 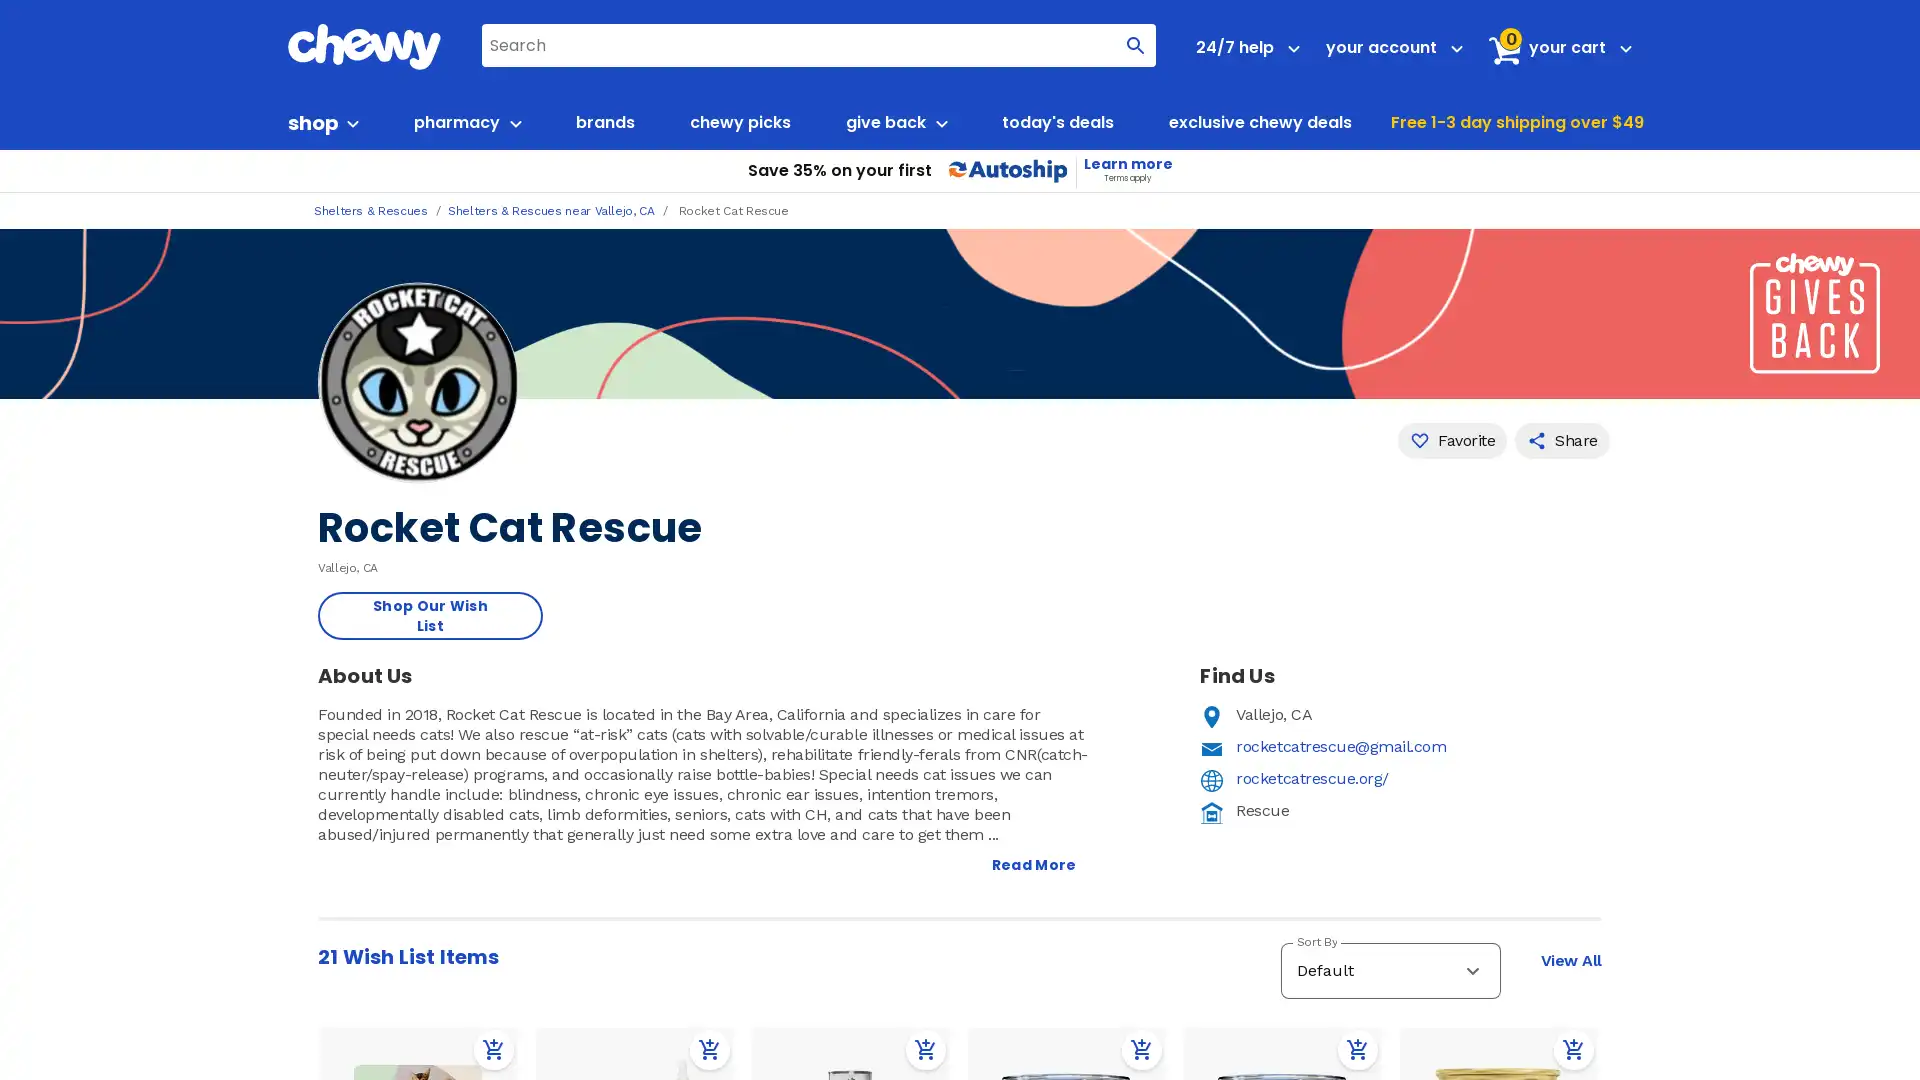 I want to click on Open pharmacy menu, so click(x=513, y=123).